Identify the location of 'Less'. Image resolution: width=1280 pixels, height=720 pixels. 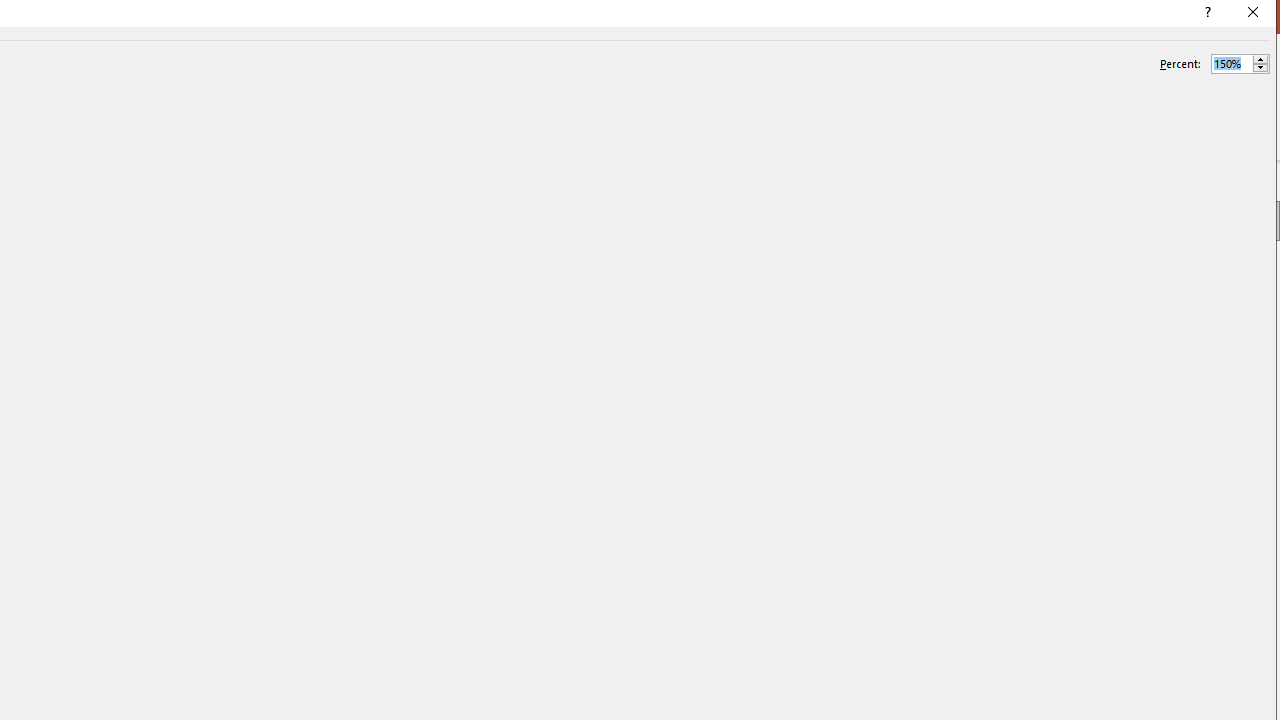
(1259, 67).